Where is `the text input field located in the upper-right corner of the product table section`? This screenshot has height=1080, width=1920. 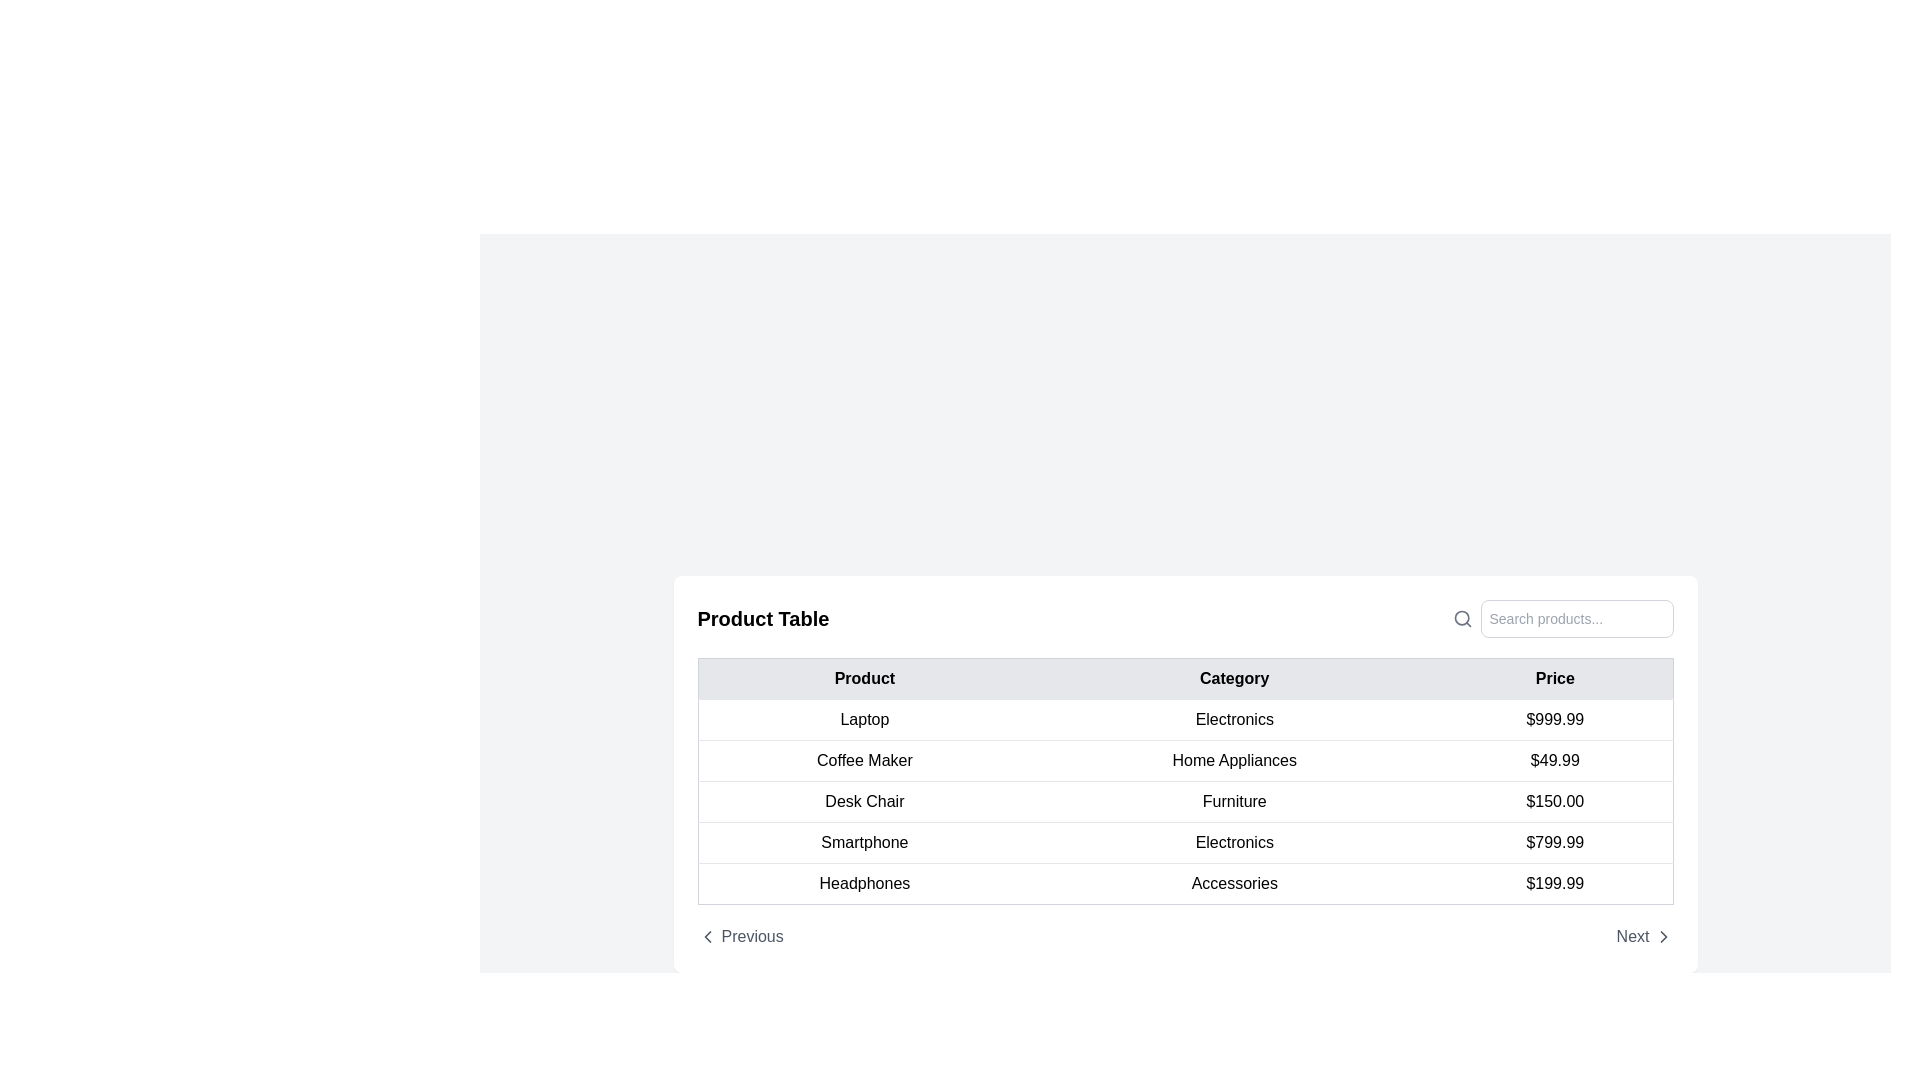
the text input field located in the upper-right corner of the product table section is located at coordinates (1576, 616).